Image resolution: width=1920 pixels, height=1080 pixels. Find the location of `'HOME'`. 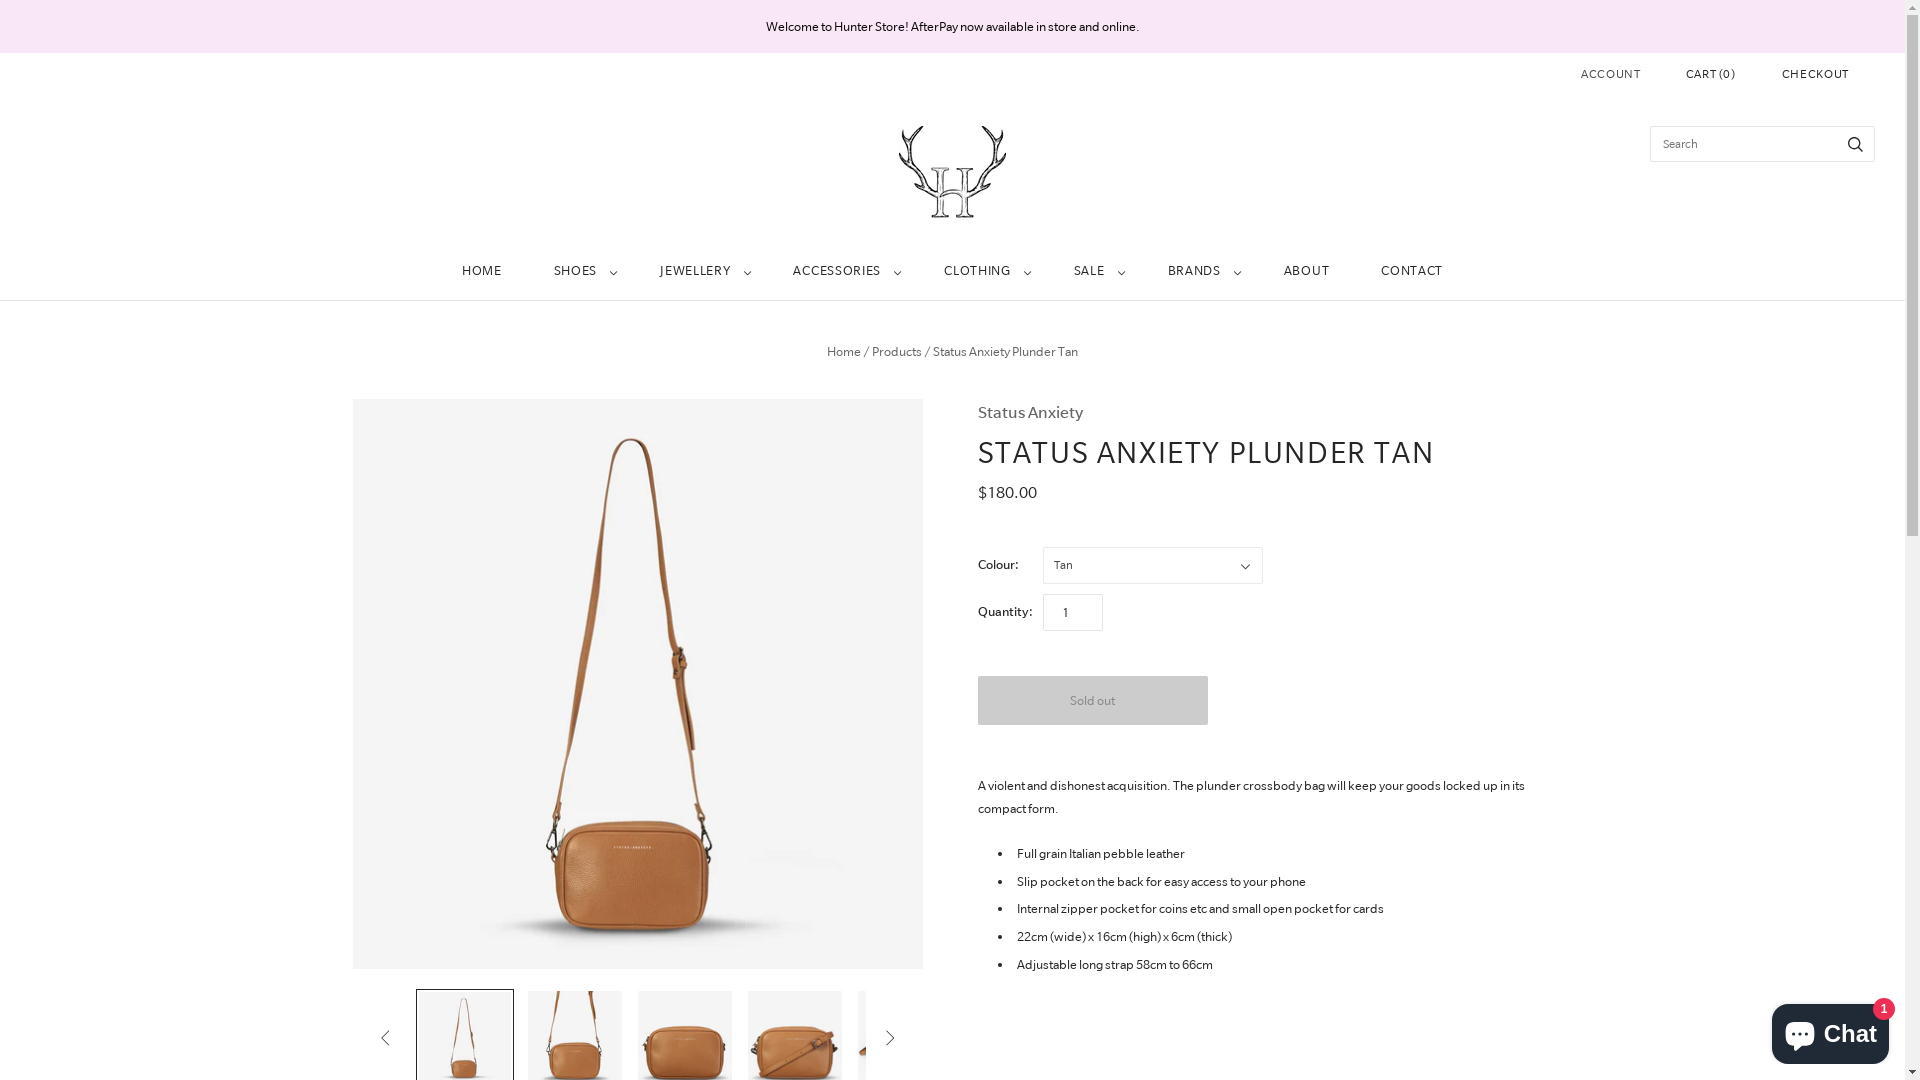

'HOME' is located at coordinates (481, 271).